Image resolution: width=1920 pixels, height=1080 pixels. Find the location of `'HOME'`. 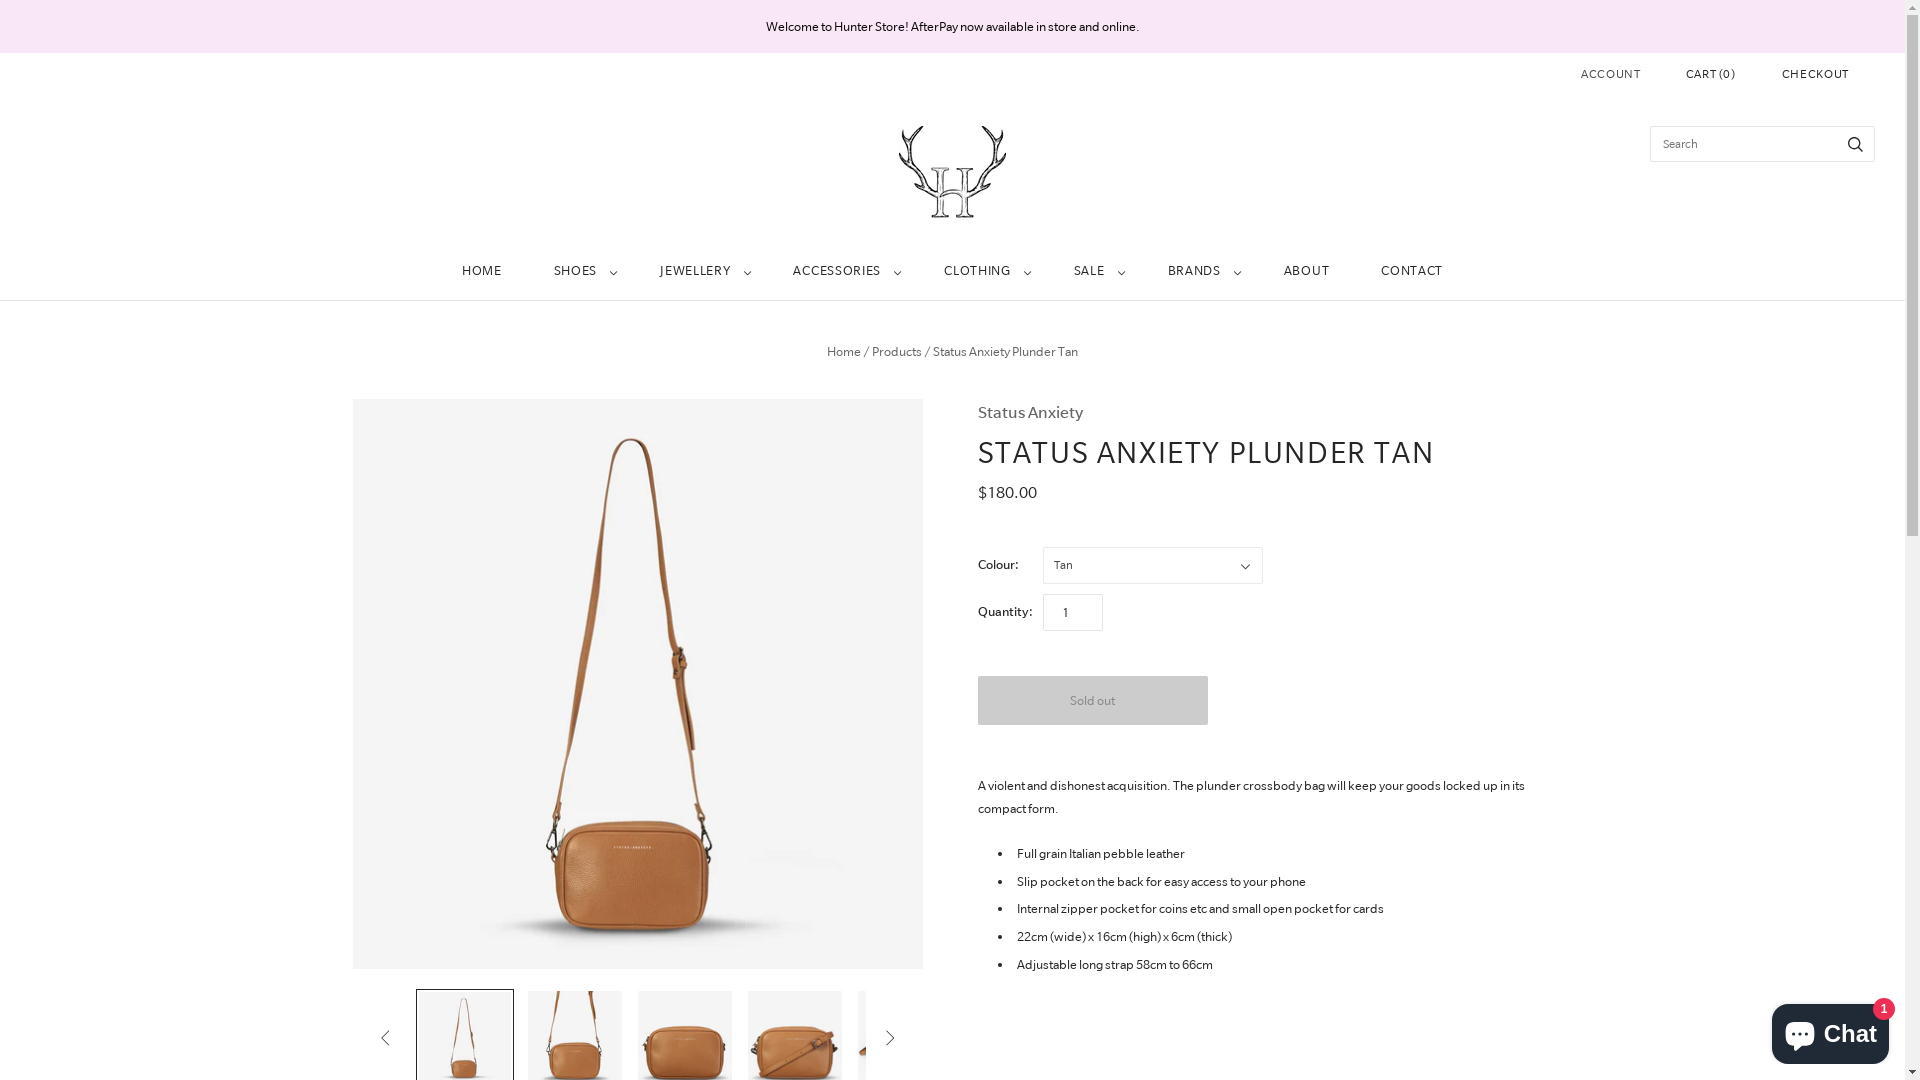

'HOME' is located at coordinates (481, 271).